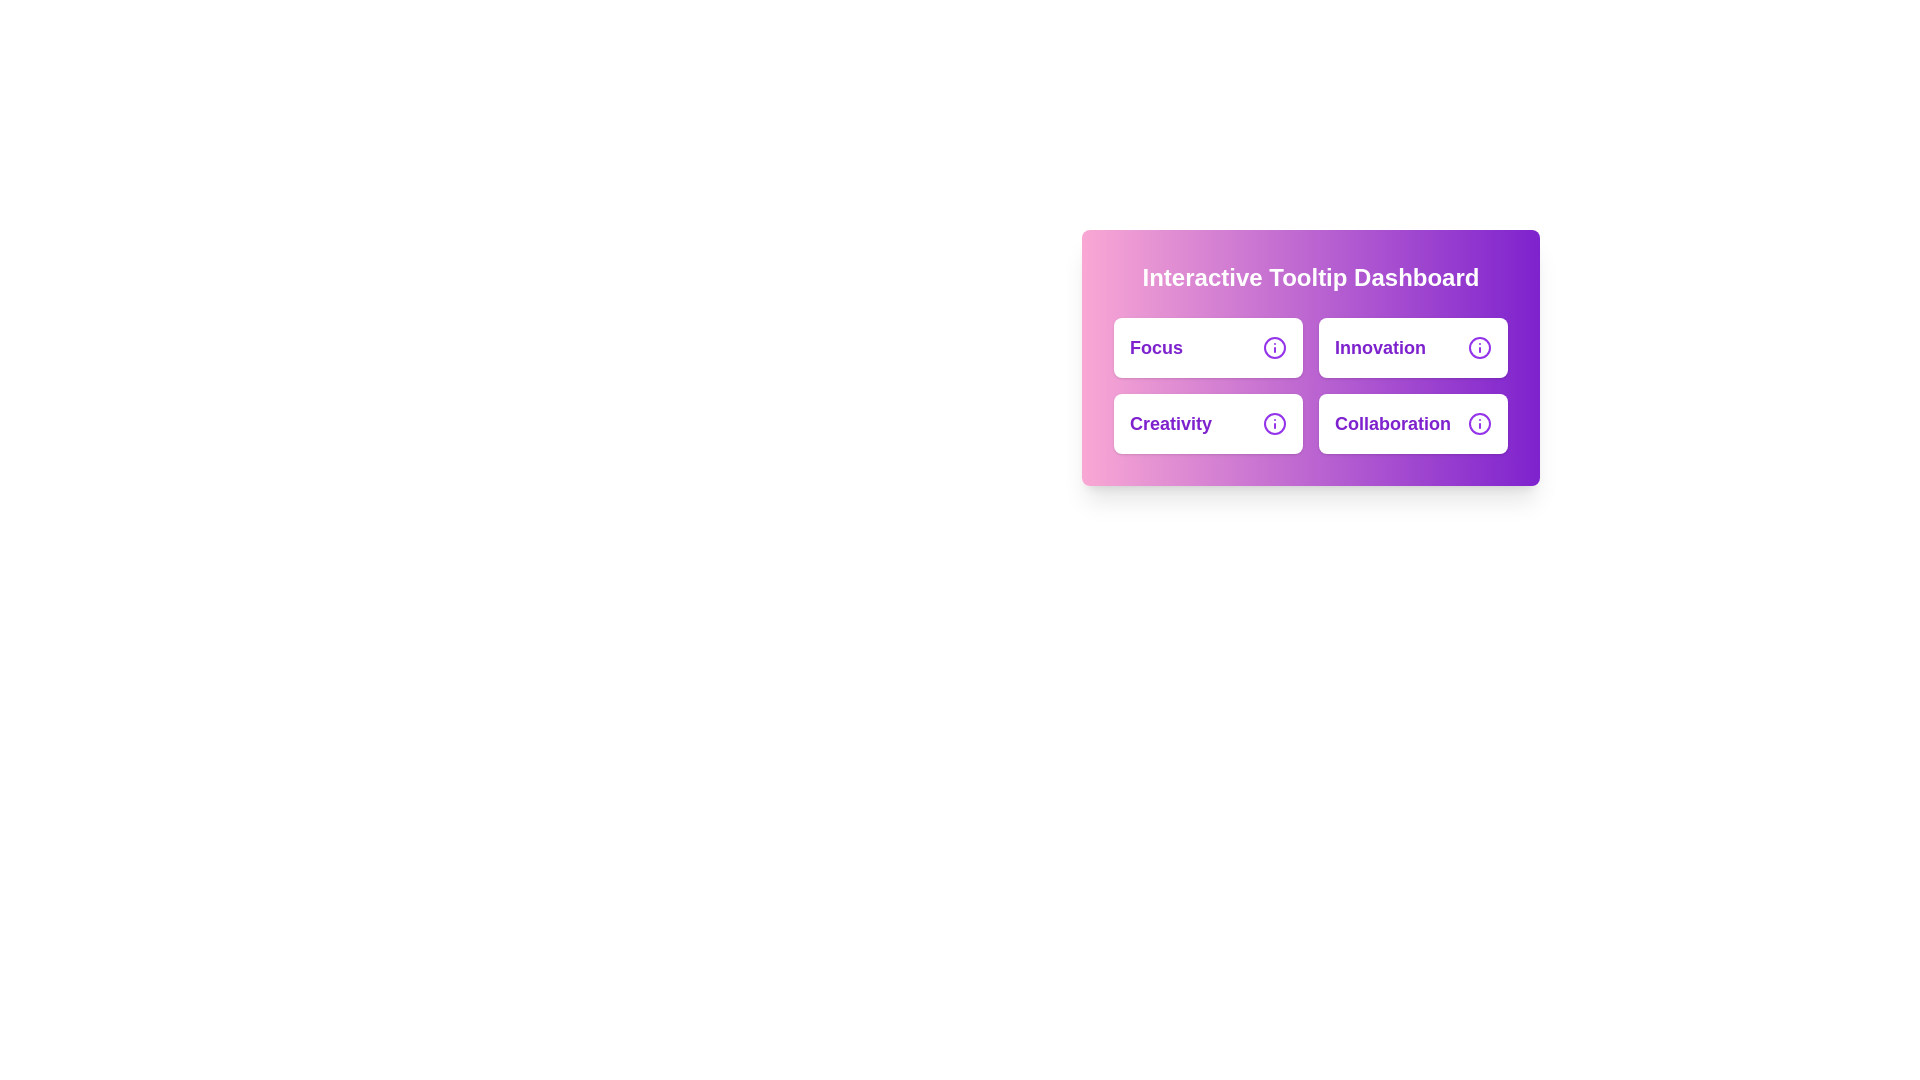 This screenshot has width=1920, height=1080. What do you see at coordinates (1274, 346) in the screenshot?
I see `circular SVG icon within the 'Focus' button located in the top-left quadrant of the 'Interactive Tooltip Dashboard' panel` at bounding box center [1274, 346].